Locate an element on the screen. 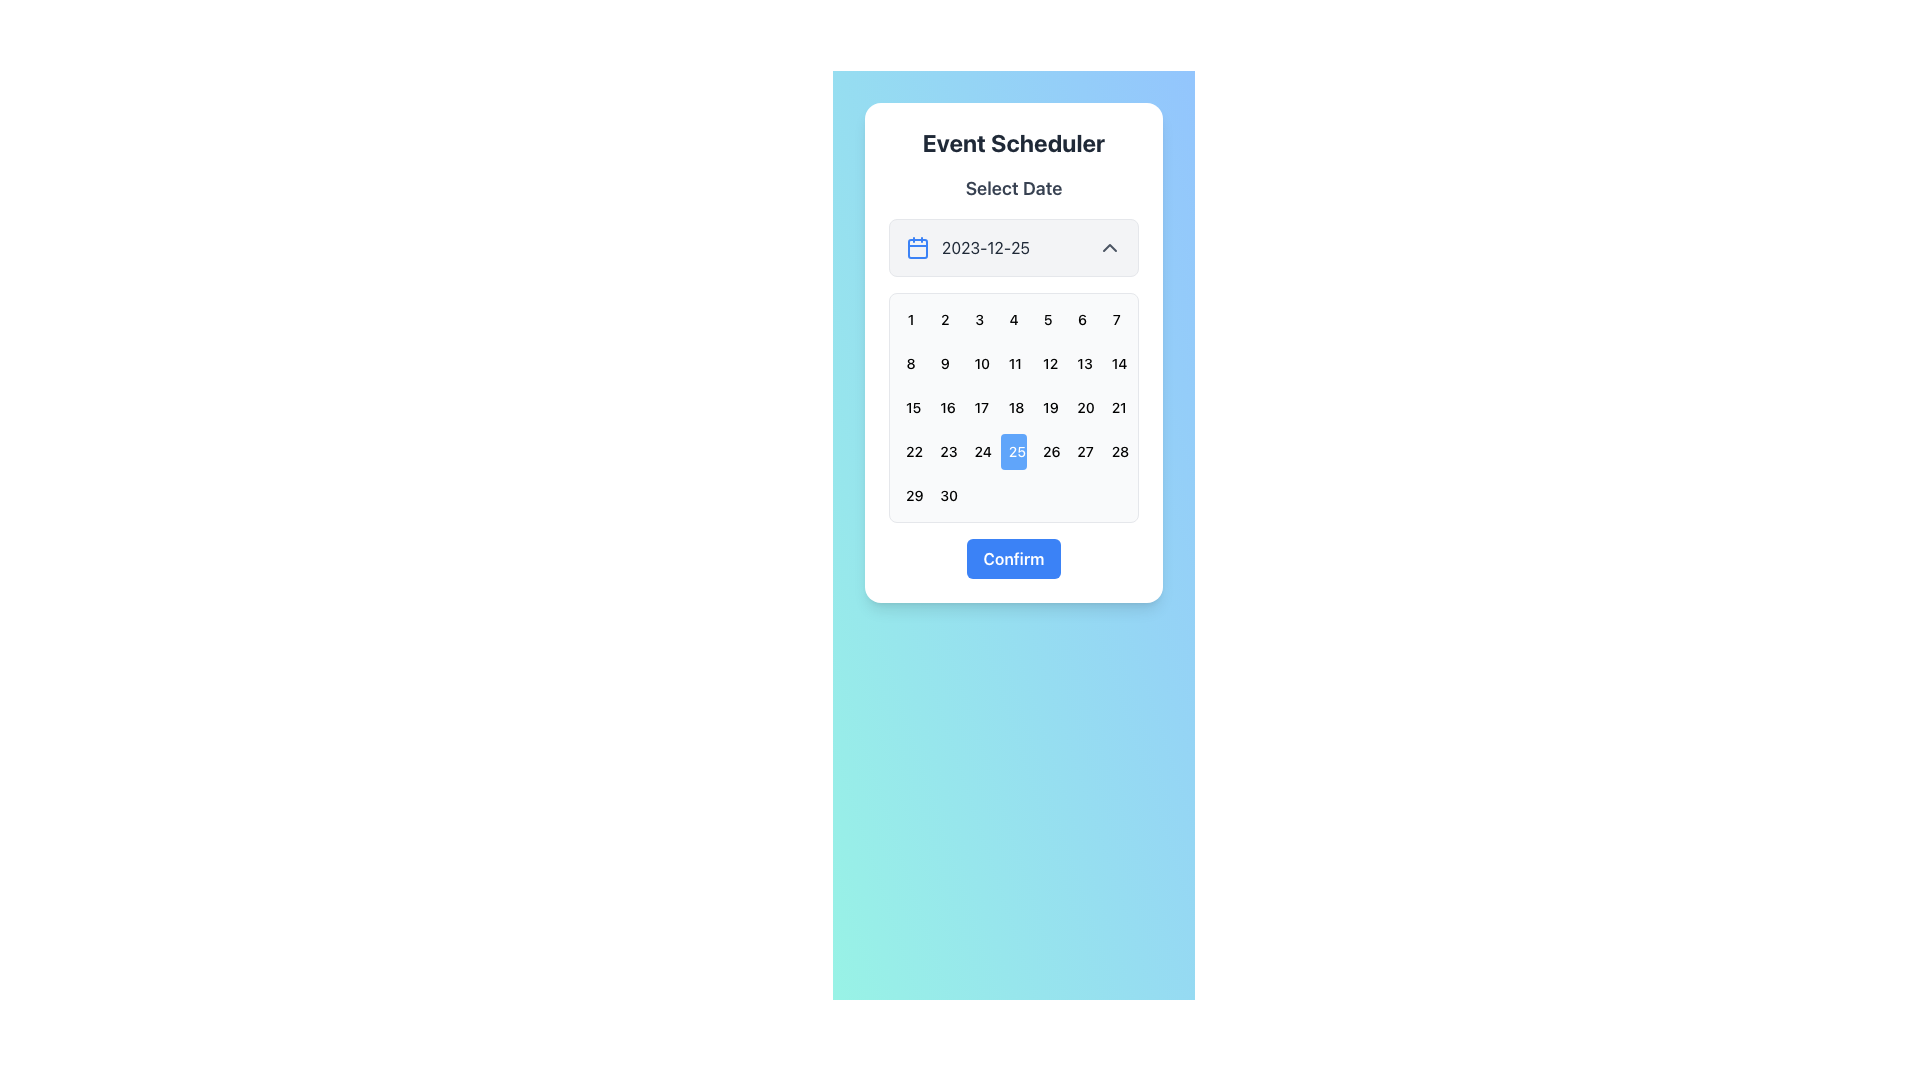  the Static information display element showing the date '2023-12-25', which is located below the 'Select Date' header and aligns between a calendar icon and a chevron icon is located at coordinates (1013, 246).